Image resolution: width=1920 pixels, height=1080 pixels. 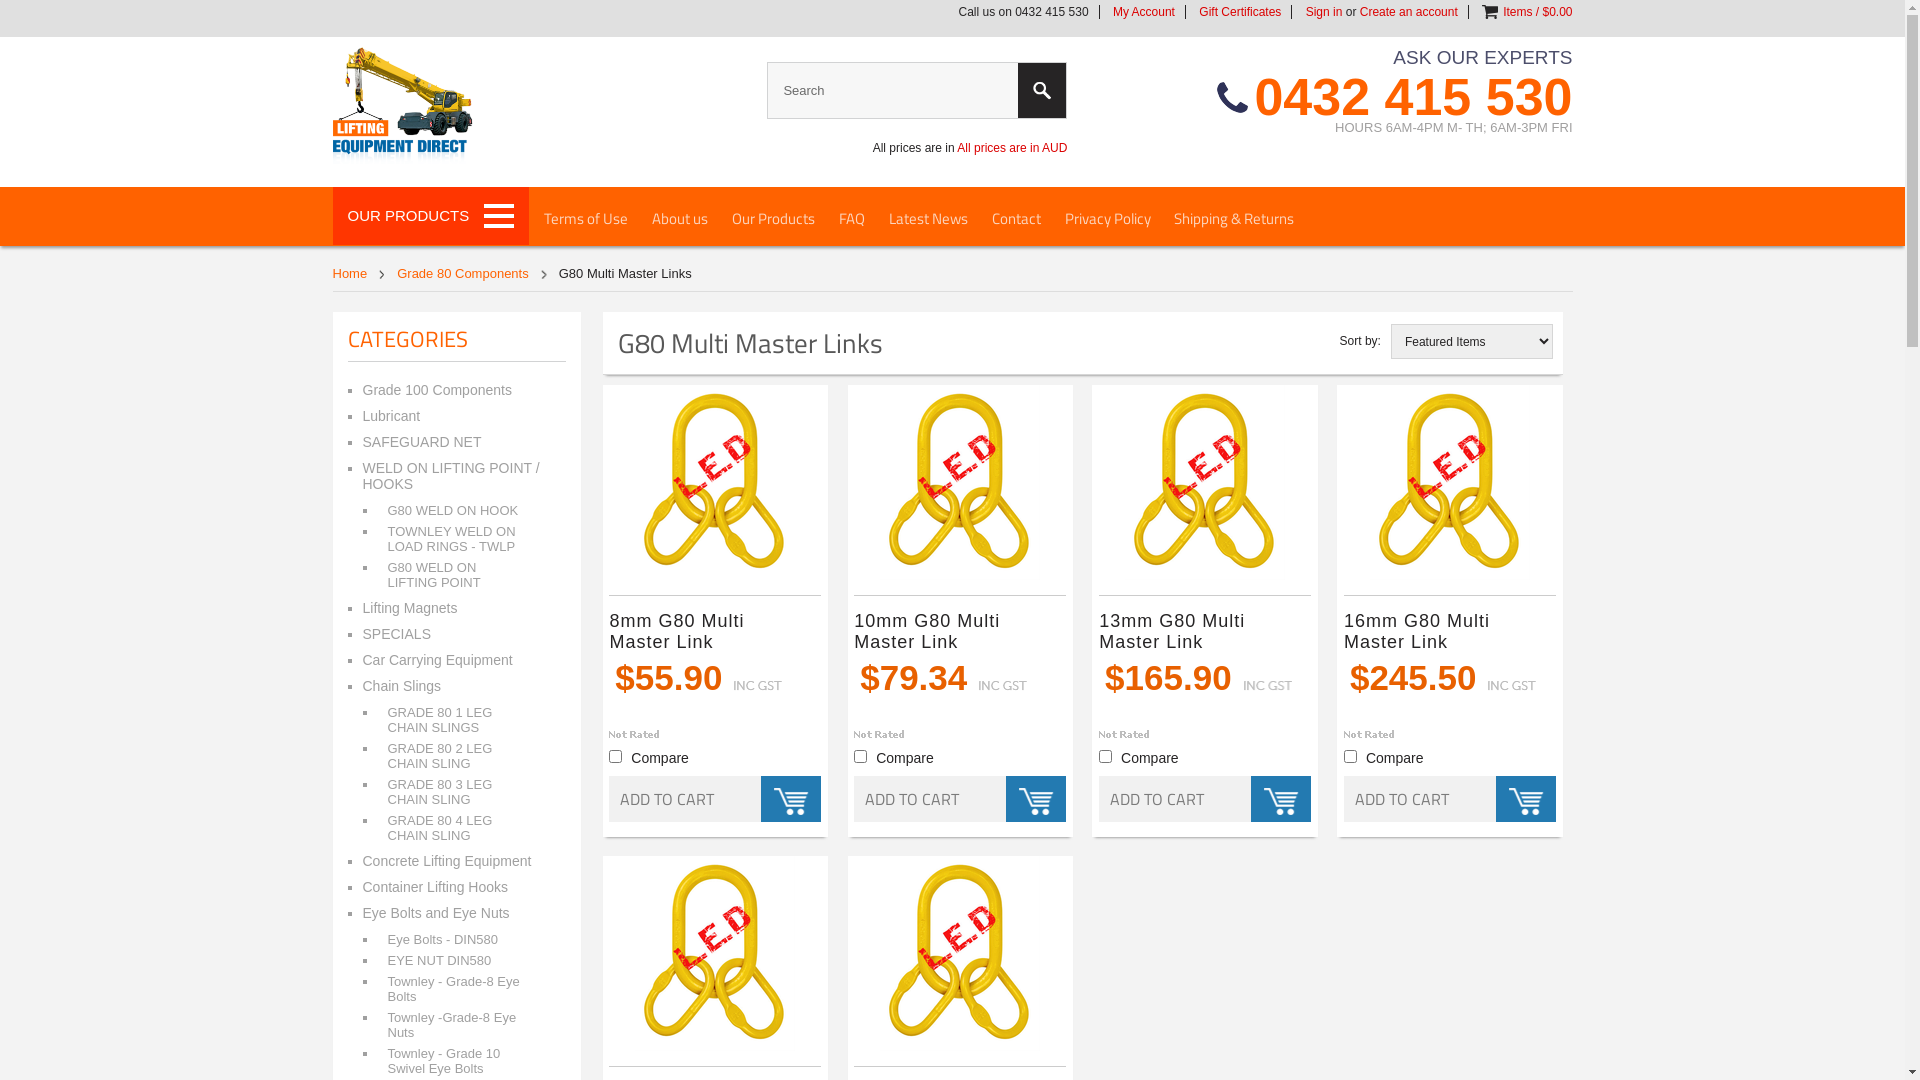 I want to click on 'All prices are in AUD', so click(x=1012, y=146).